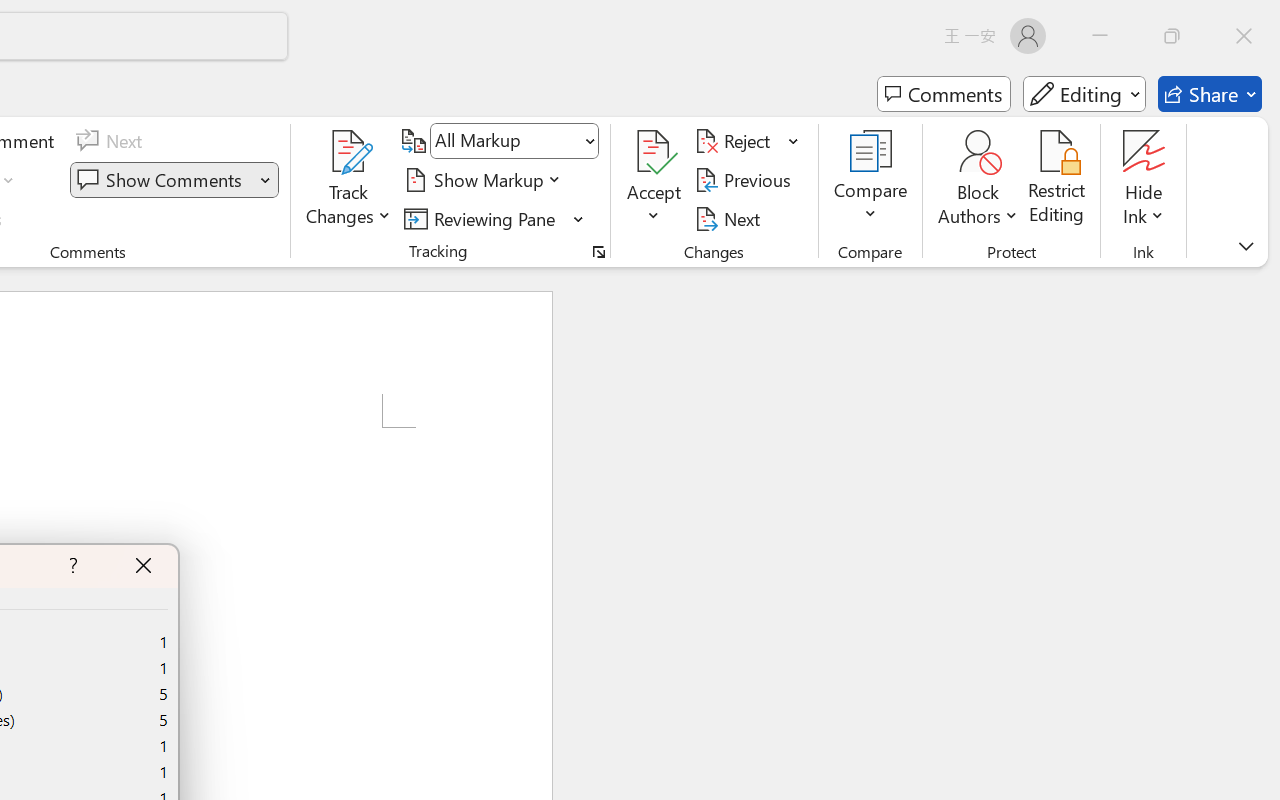 The width and height of the screenshot is (1280, 800). I want to click on 'Reject', so click(746, 141).